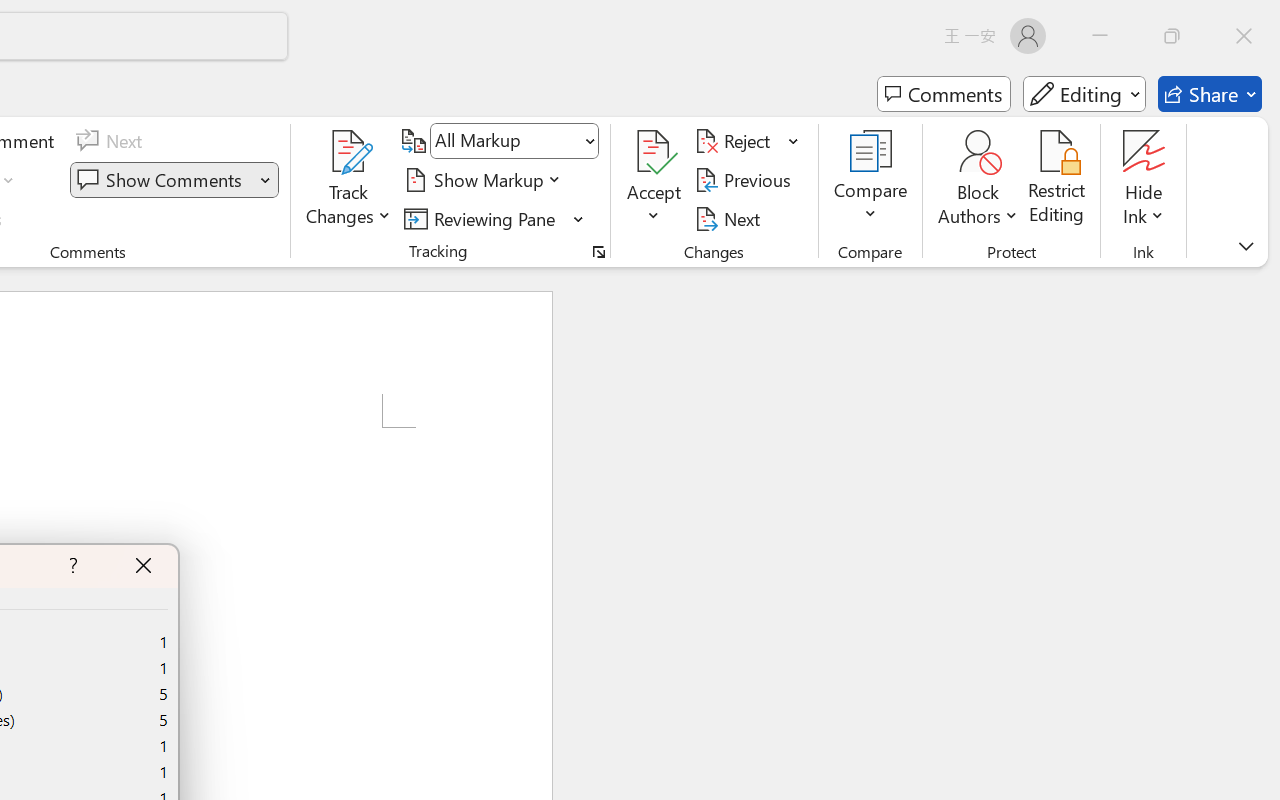 The width and height of the screenshot is (1280, 800). I want to click on 'Reject', so click(746, 141).